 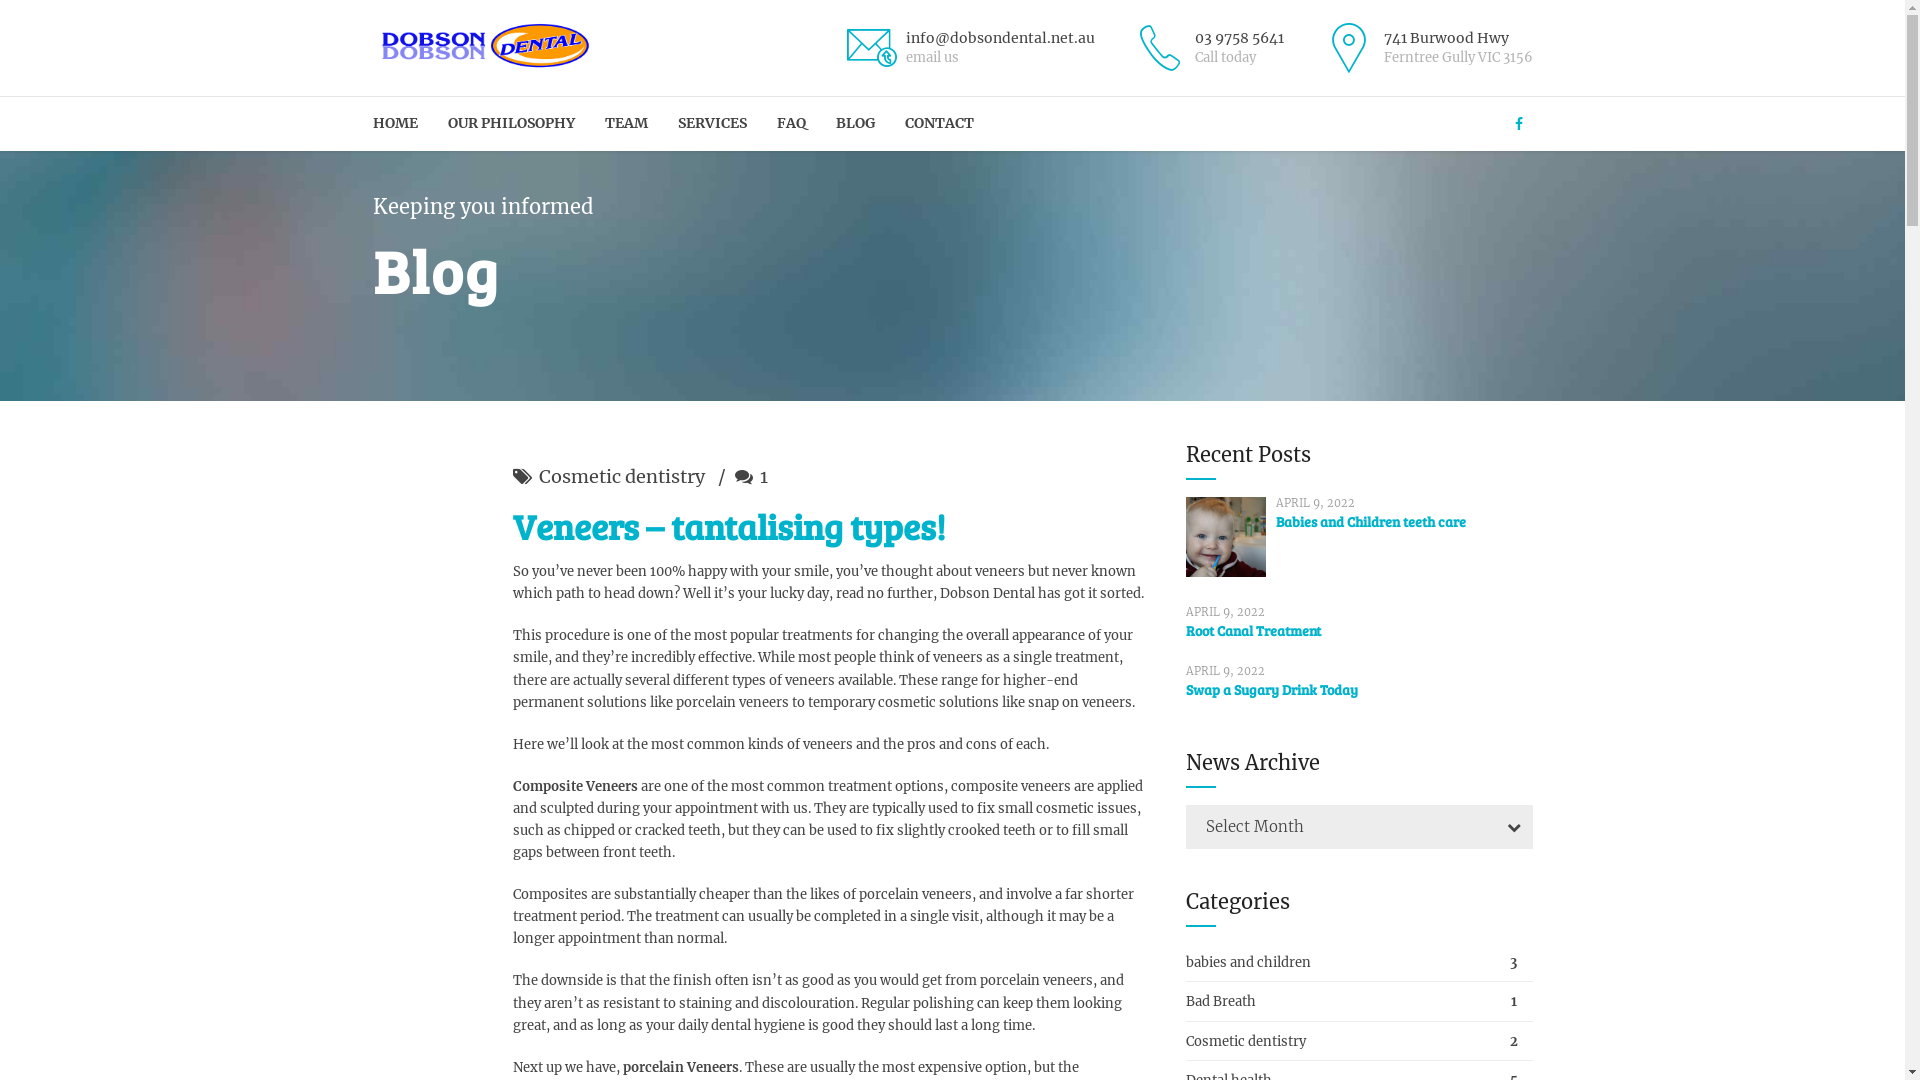 What do you see at coordinates (619, 477) in the screenshot?
I see `'Cosmetic dentistry'` at bounding box center [619, 477].